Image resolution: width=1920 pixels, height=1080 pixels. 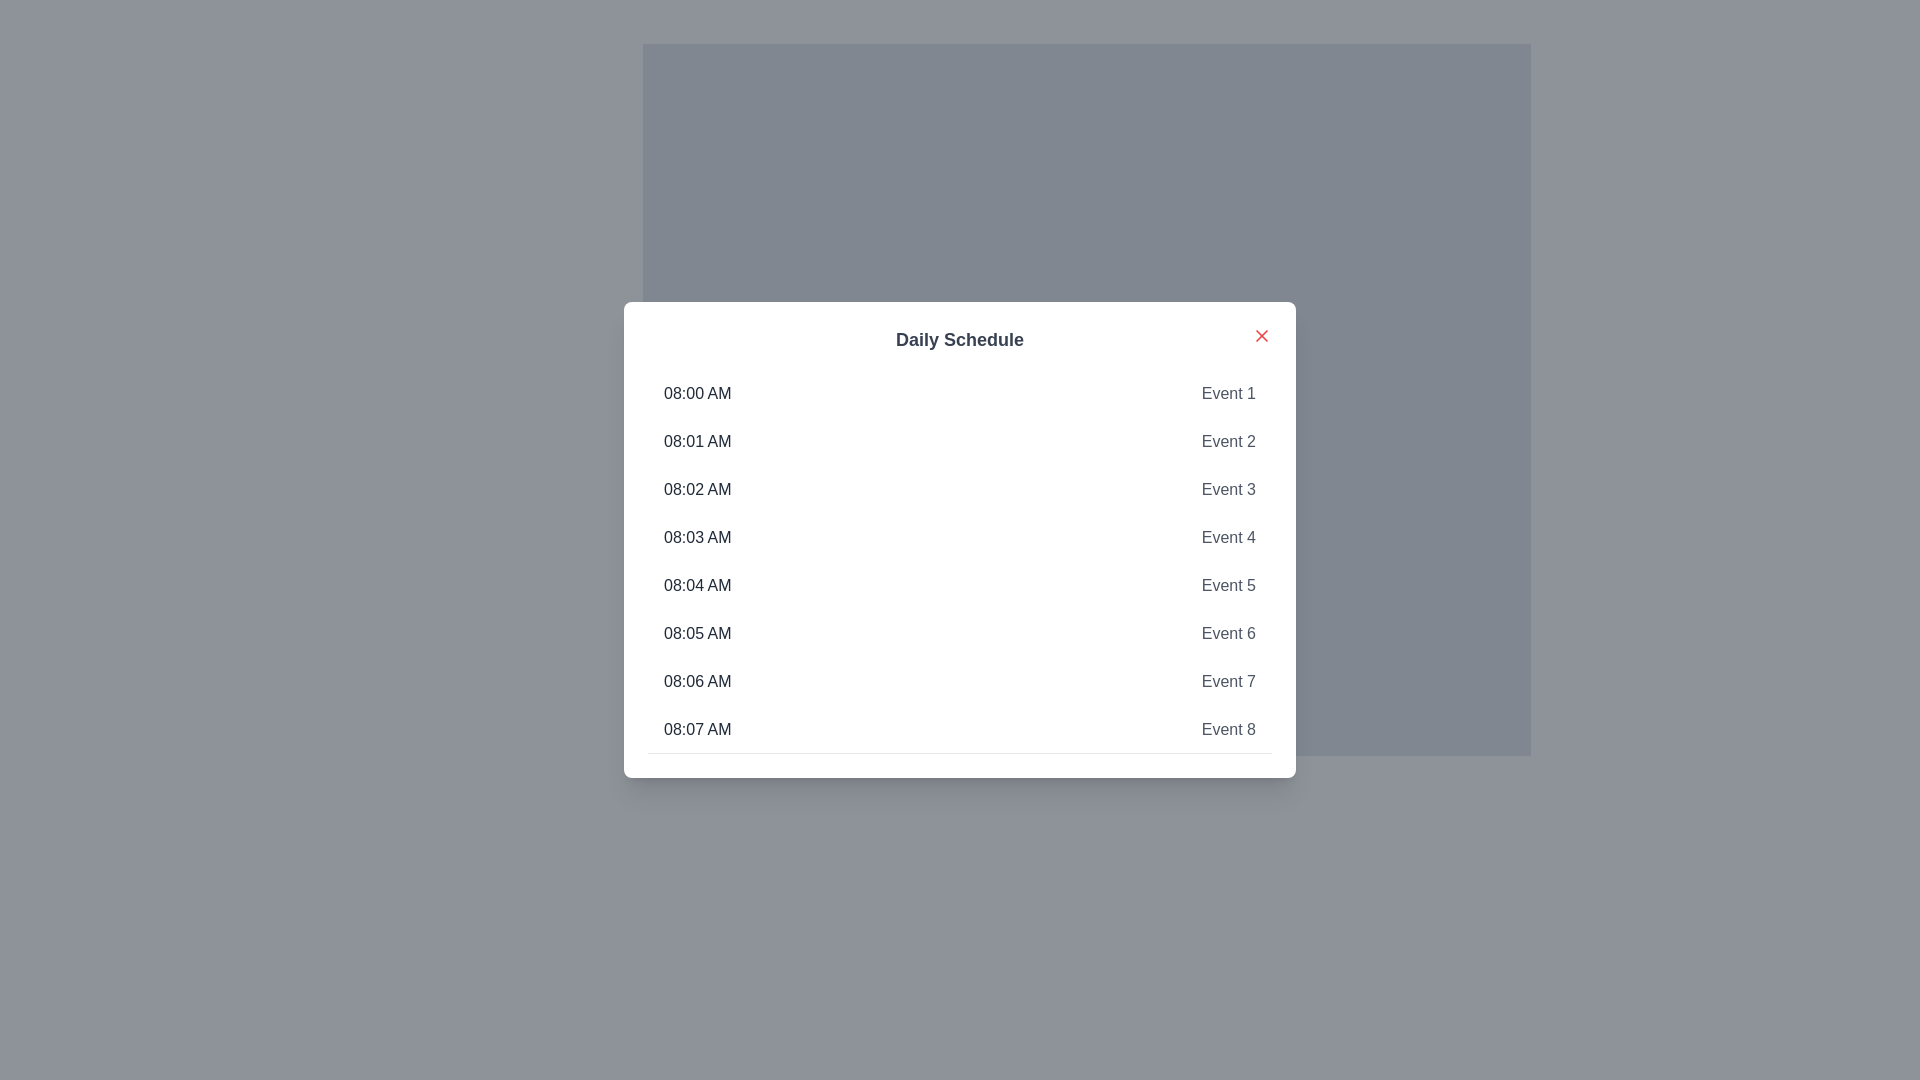 What do you see at coordinates (1261, 334) in the screenshot?
I see `red close button at the top-right of the schedule modal to close it` at bounding box center [1261, 334].